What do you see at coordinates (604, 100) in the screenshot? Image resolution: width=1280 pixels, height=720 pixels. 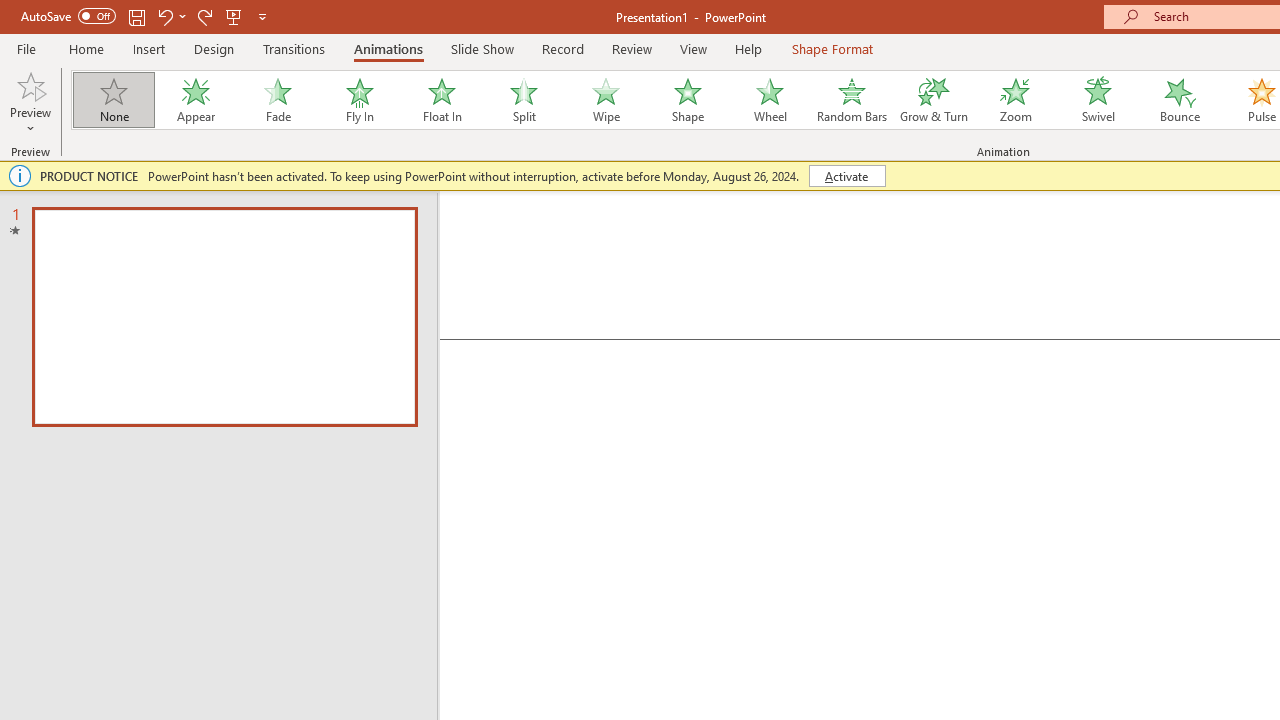 I see `'Wipe'` at bounding box center [604, 100].